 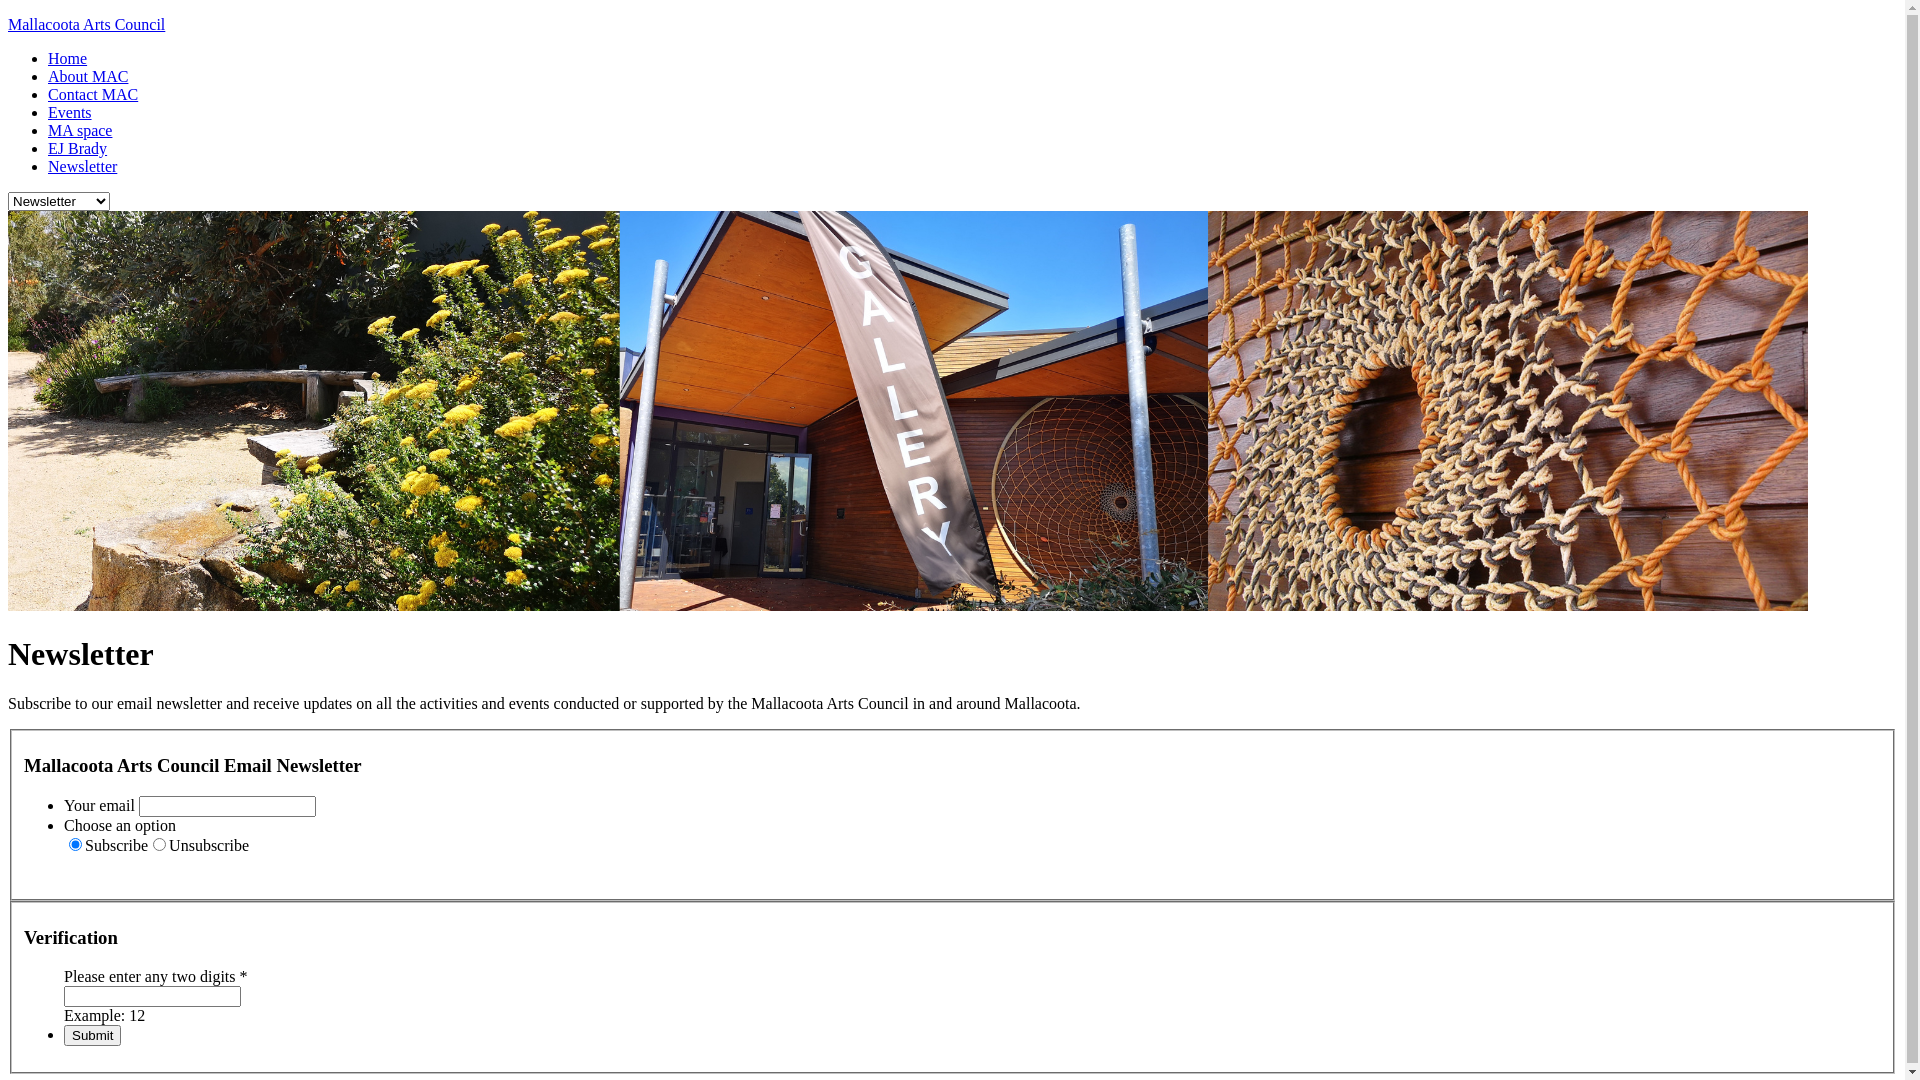 What do you see at coordinates (86, 75) in the screenshot?
I see `'About MAC'` at bounding box center [86, 75].